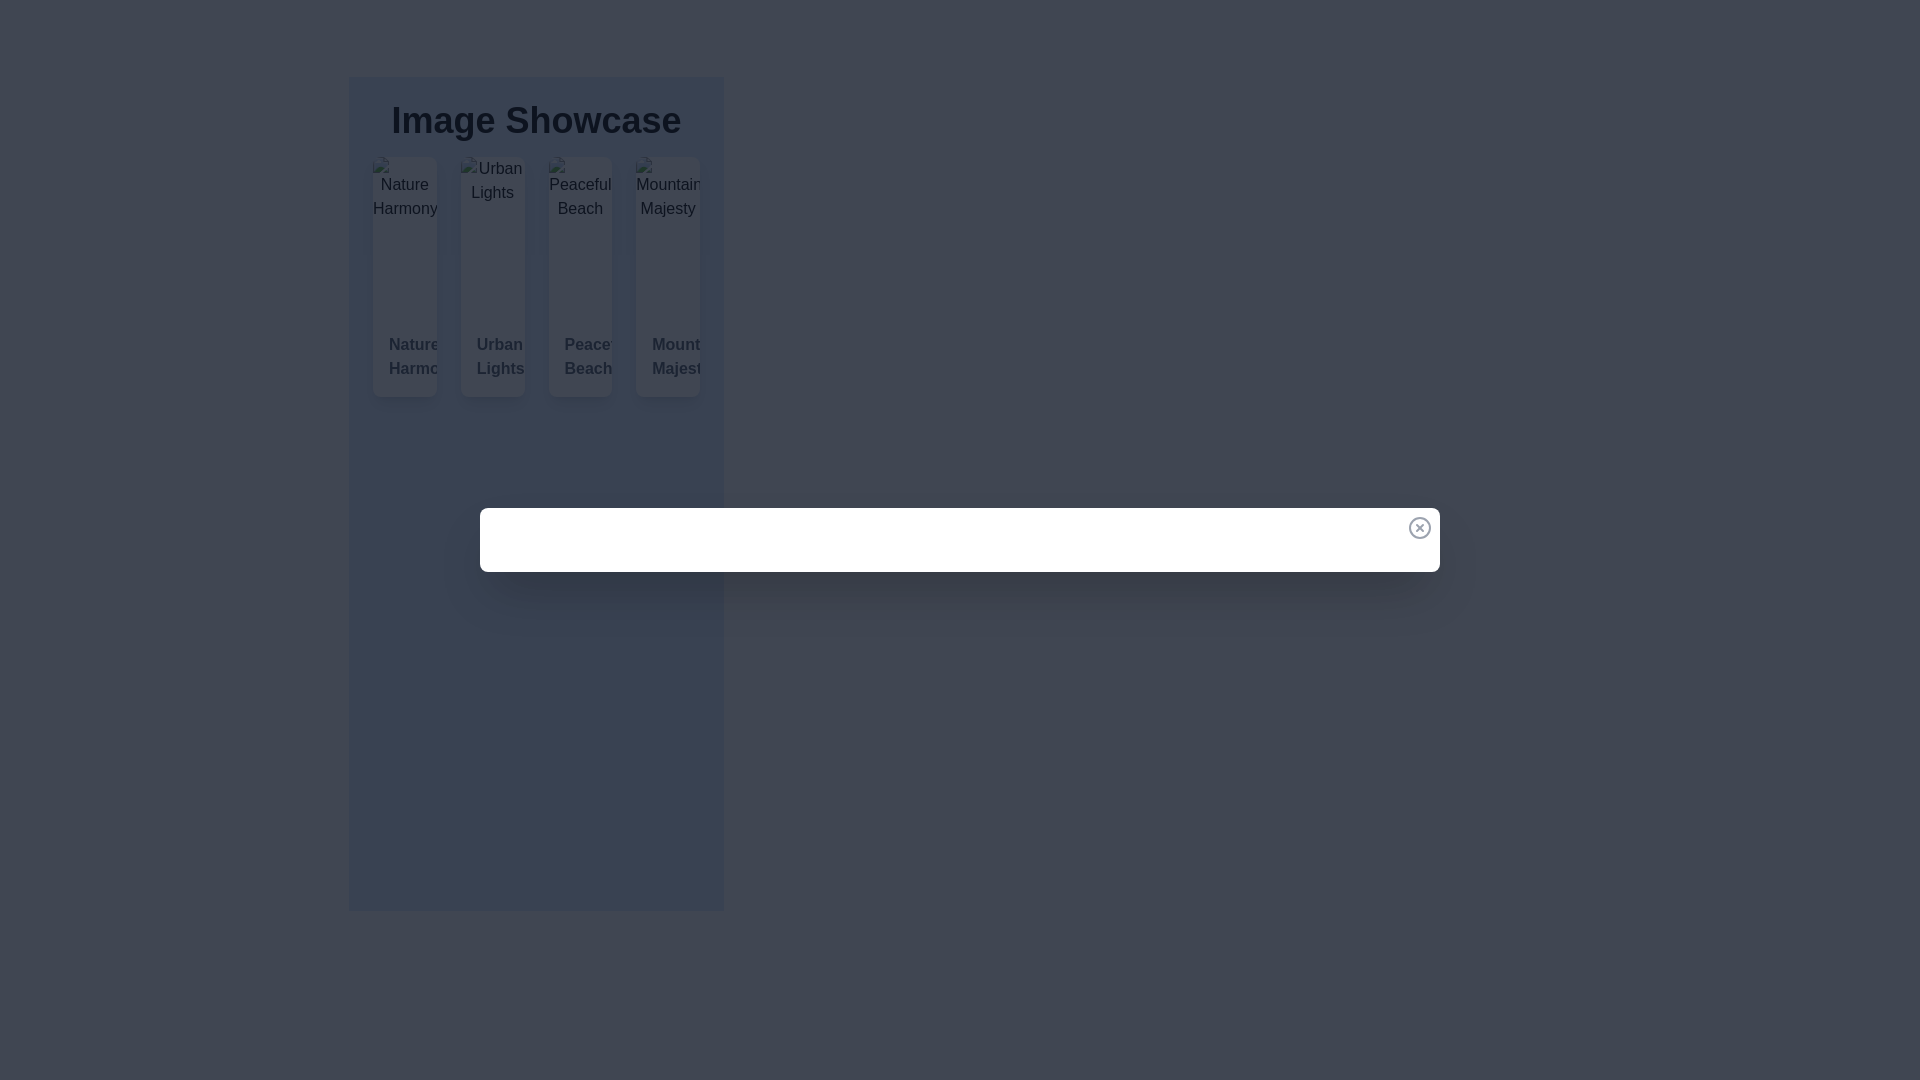 This screenshot has height=1080, width=1920. What do you see at coordinates (579, 356) in the screenshot?
I see `the text label that describes the card titled 'Peaceful Beach', which is the third card in the 'Image Showcase' section` at bounding box center [579, 356].